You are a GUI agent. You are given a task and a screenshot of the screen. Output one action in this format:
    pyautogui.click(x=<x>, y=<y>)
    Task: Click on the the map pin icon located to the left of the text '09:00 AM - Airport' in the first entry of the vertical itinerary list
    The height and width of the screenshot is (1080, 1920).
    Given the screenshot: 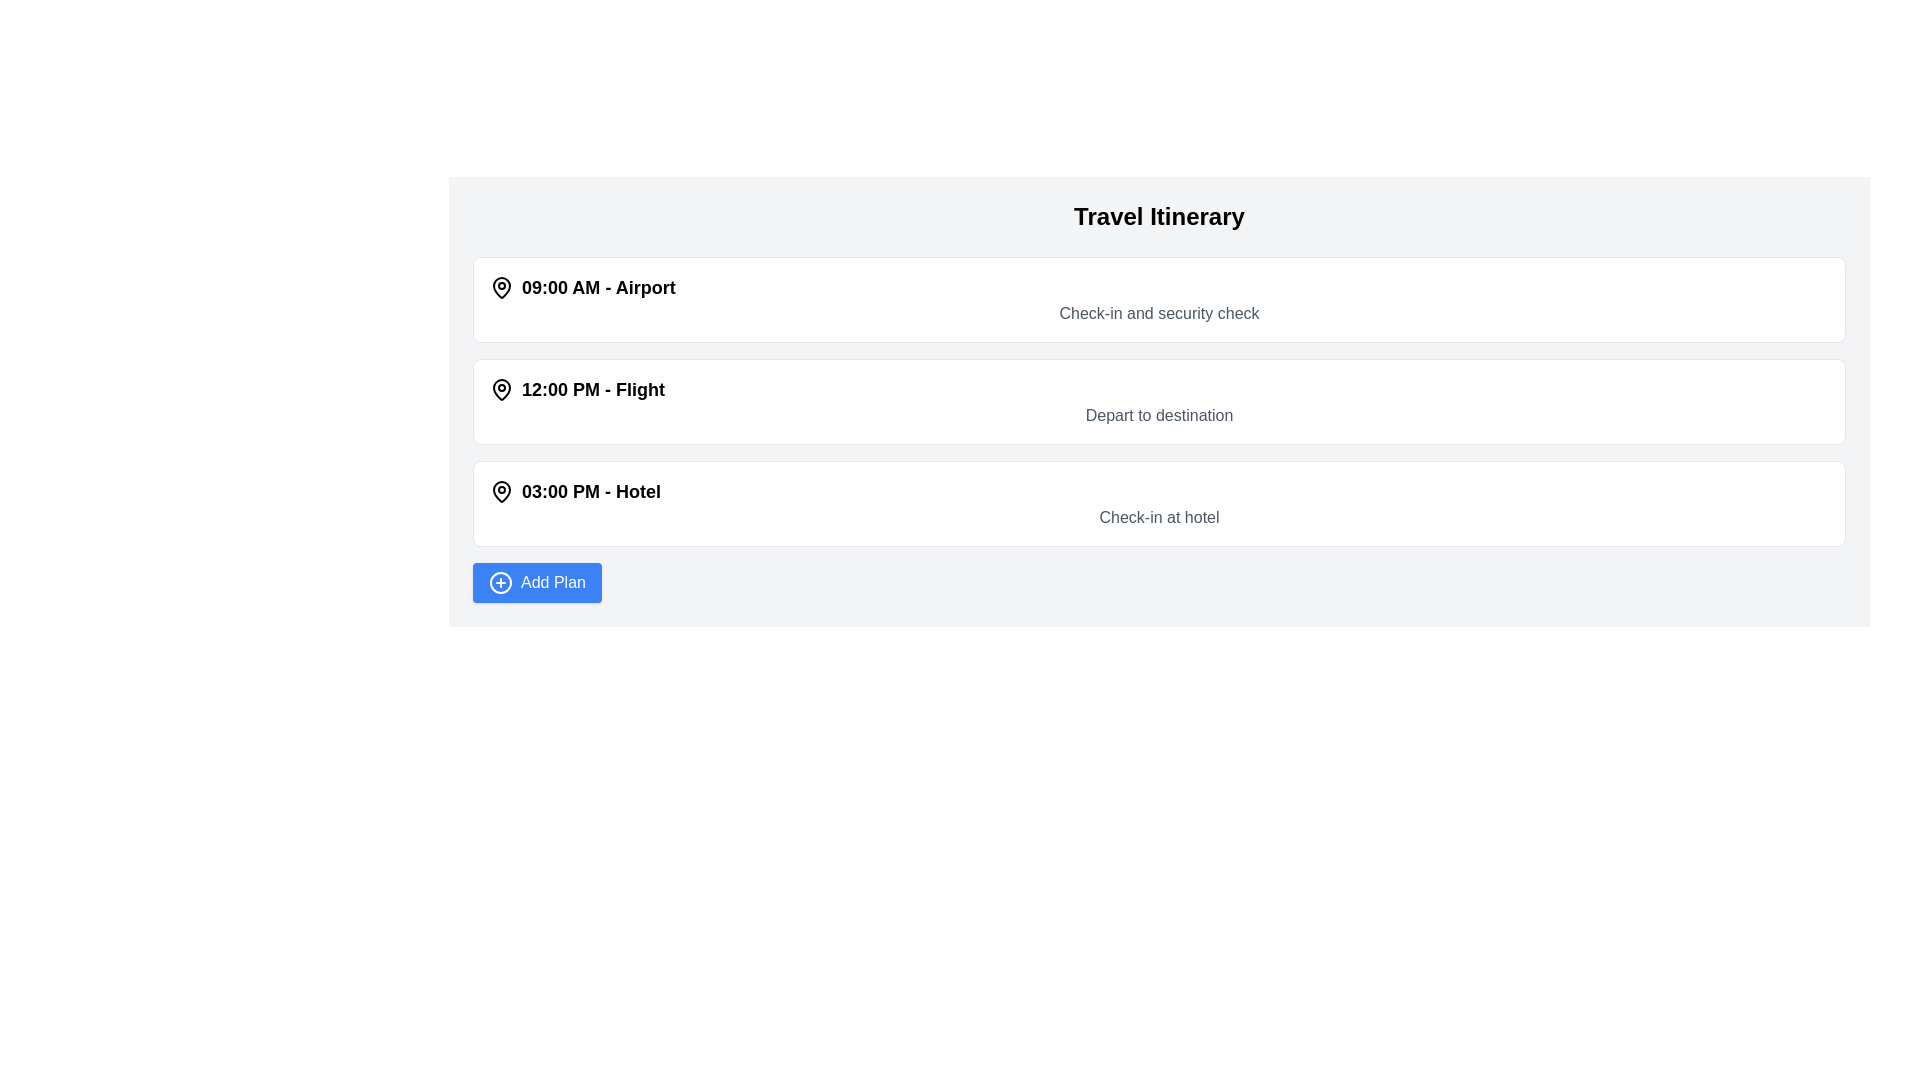 What is the action you would take?
    pyautogui.click(x=502, y=288)
    